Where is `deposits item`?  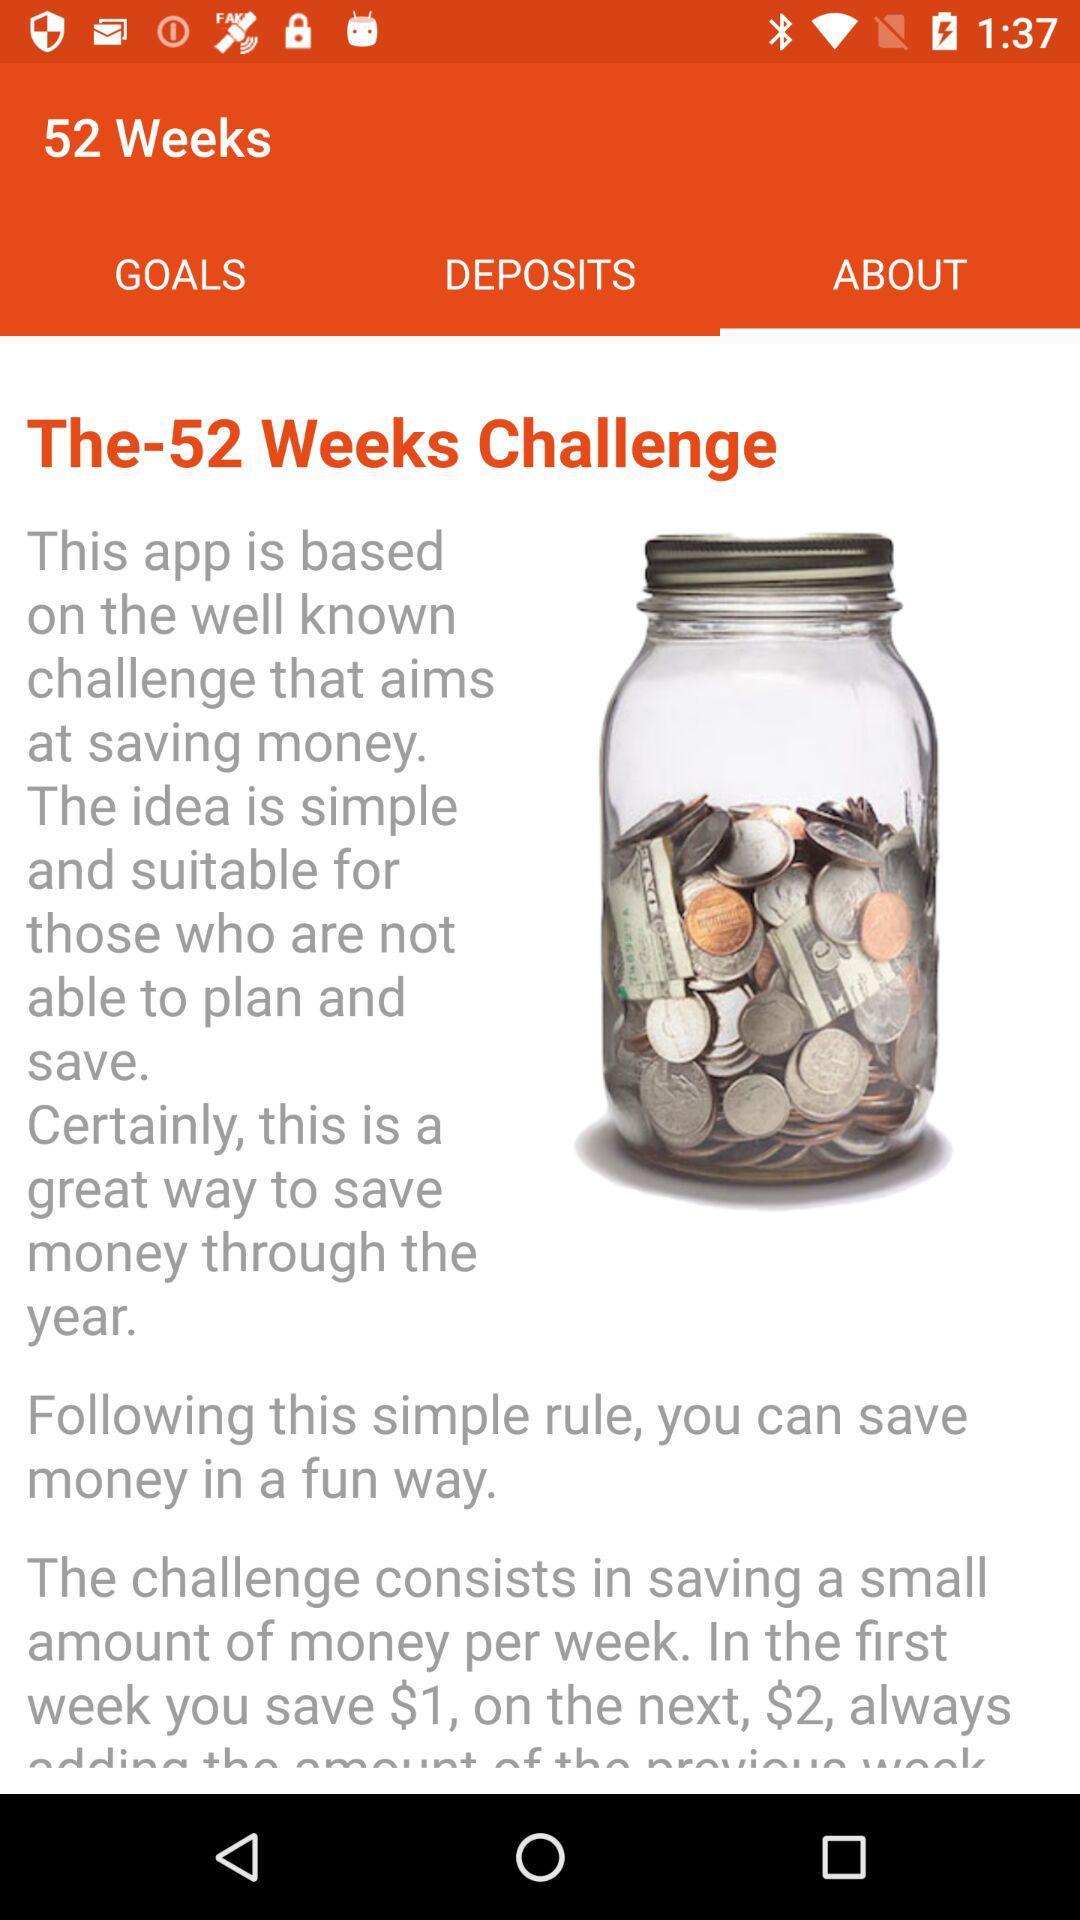
deposits item is located at coordinates (540, 272).